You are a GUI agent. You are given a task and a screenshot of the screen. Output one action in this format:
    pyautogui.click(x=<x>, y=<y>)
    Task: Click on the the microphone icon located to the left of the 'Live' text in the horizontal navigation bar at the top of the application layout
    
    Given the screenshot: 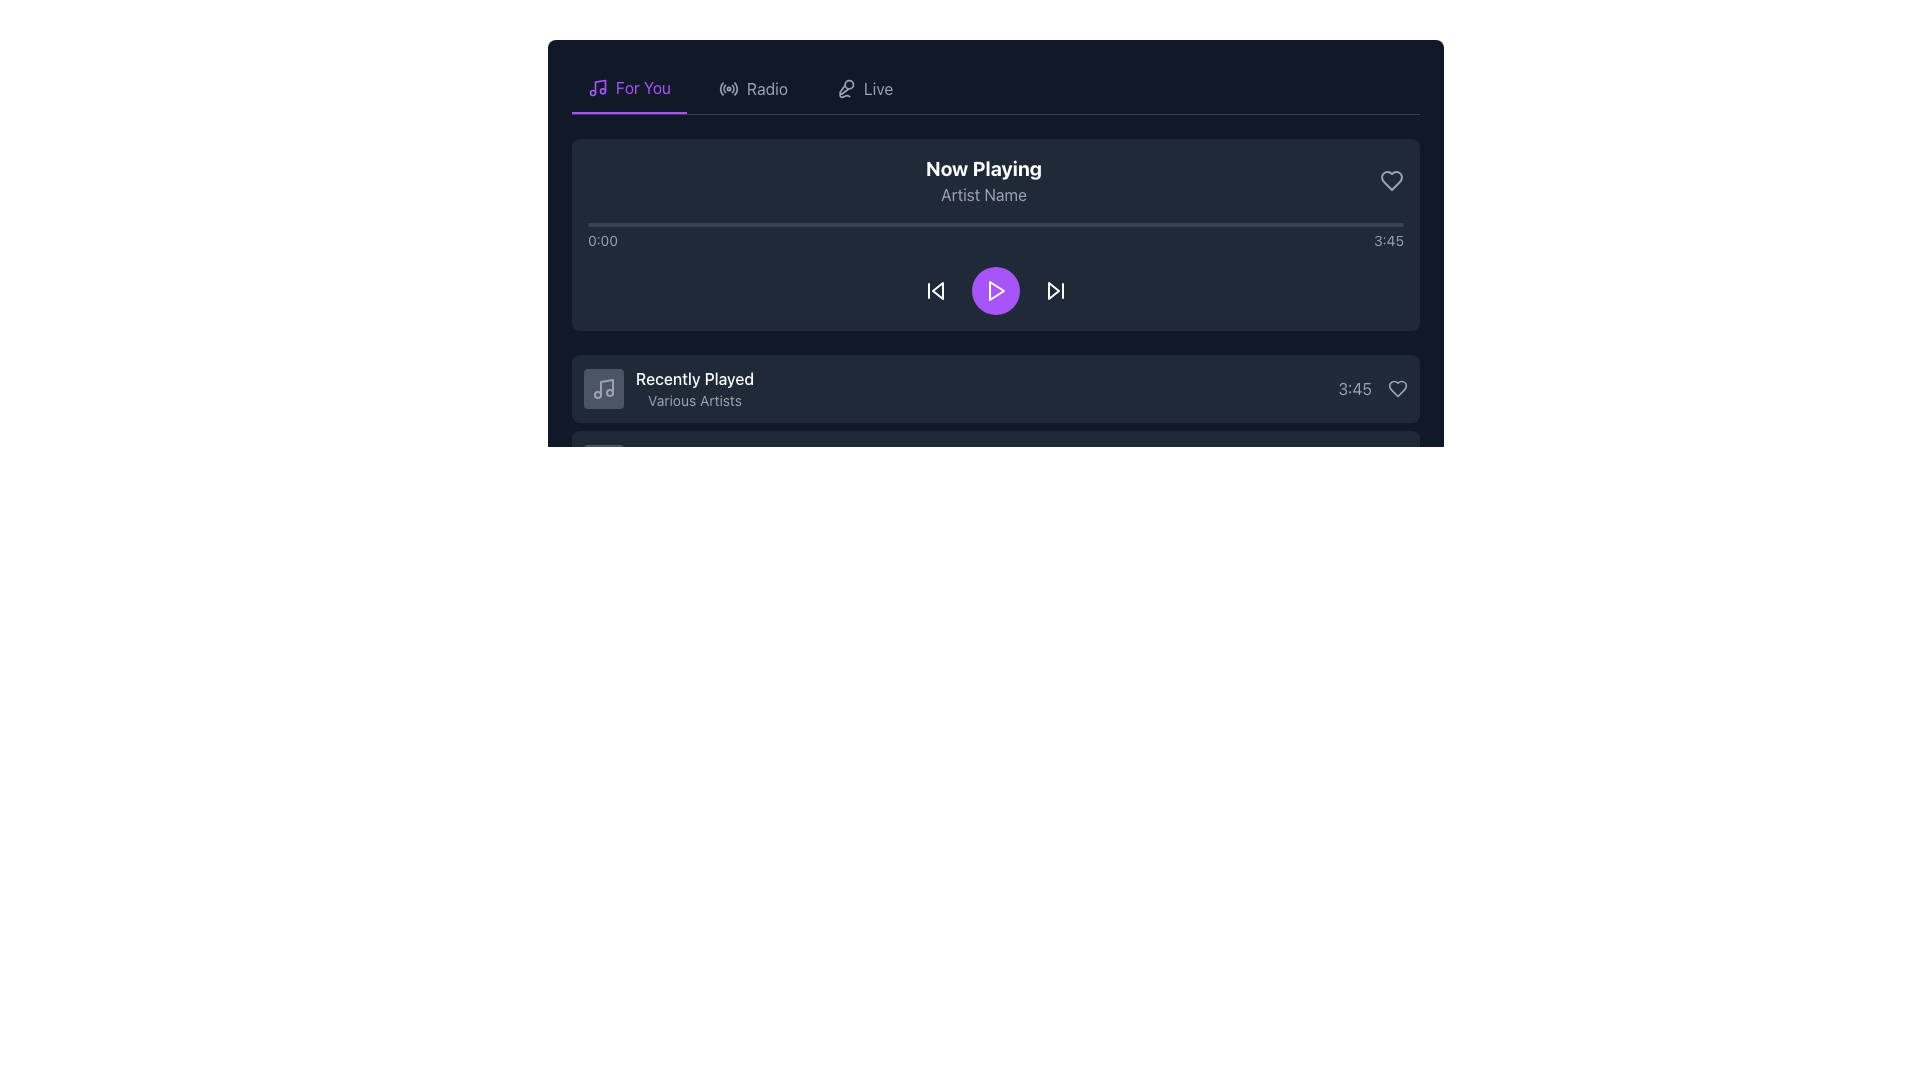 What is the action you would take?
    pyautogui.click(x=845, y=87)
    